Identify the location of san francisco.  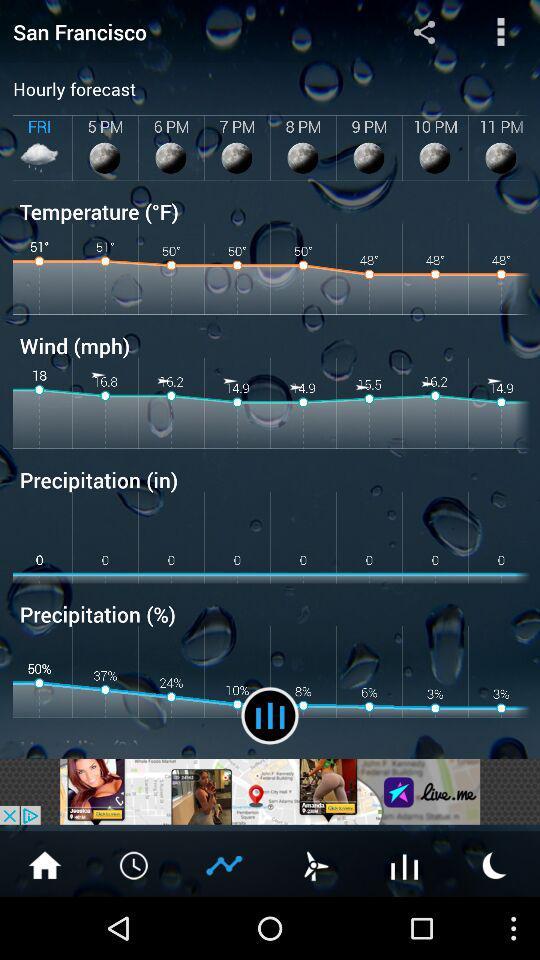
(179, 30).